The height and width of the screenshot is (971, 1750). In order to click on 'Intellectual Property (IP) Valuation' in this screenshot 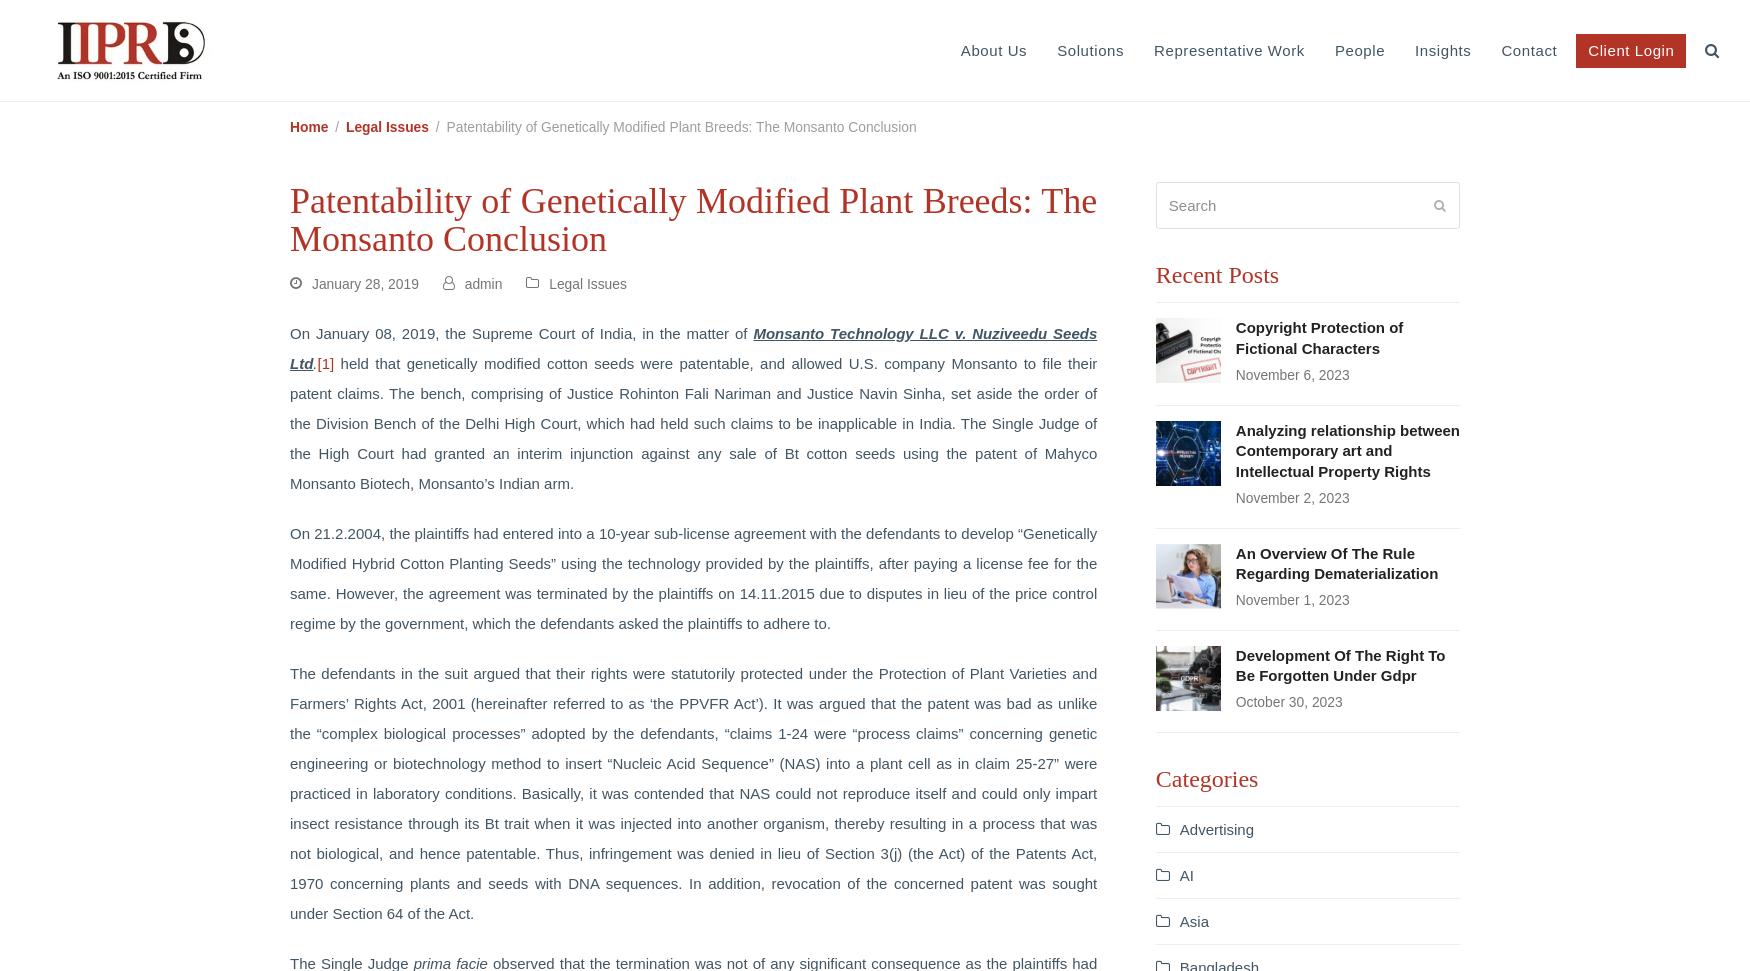, I will do `click(1423, 469)`.